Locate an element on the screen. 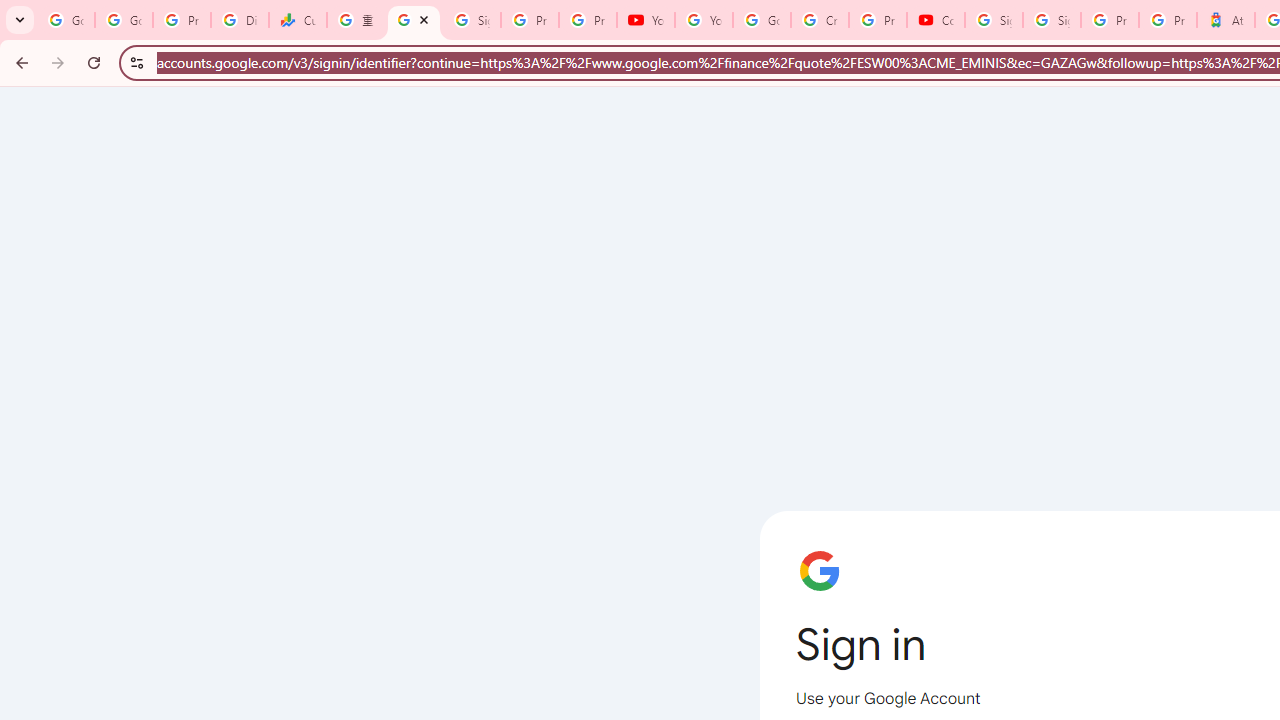  'Atour Hotel - Google hotels' is located at coordinates (1225, 20).